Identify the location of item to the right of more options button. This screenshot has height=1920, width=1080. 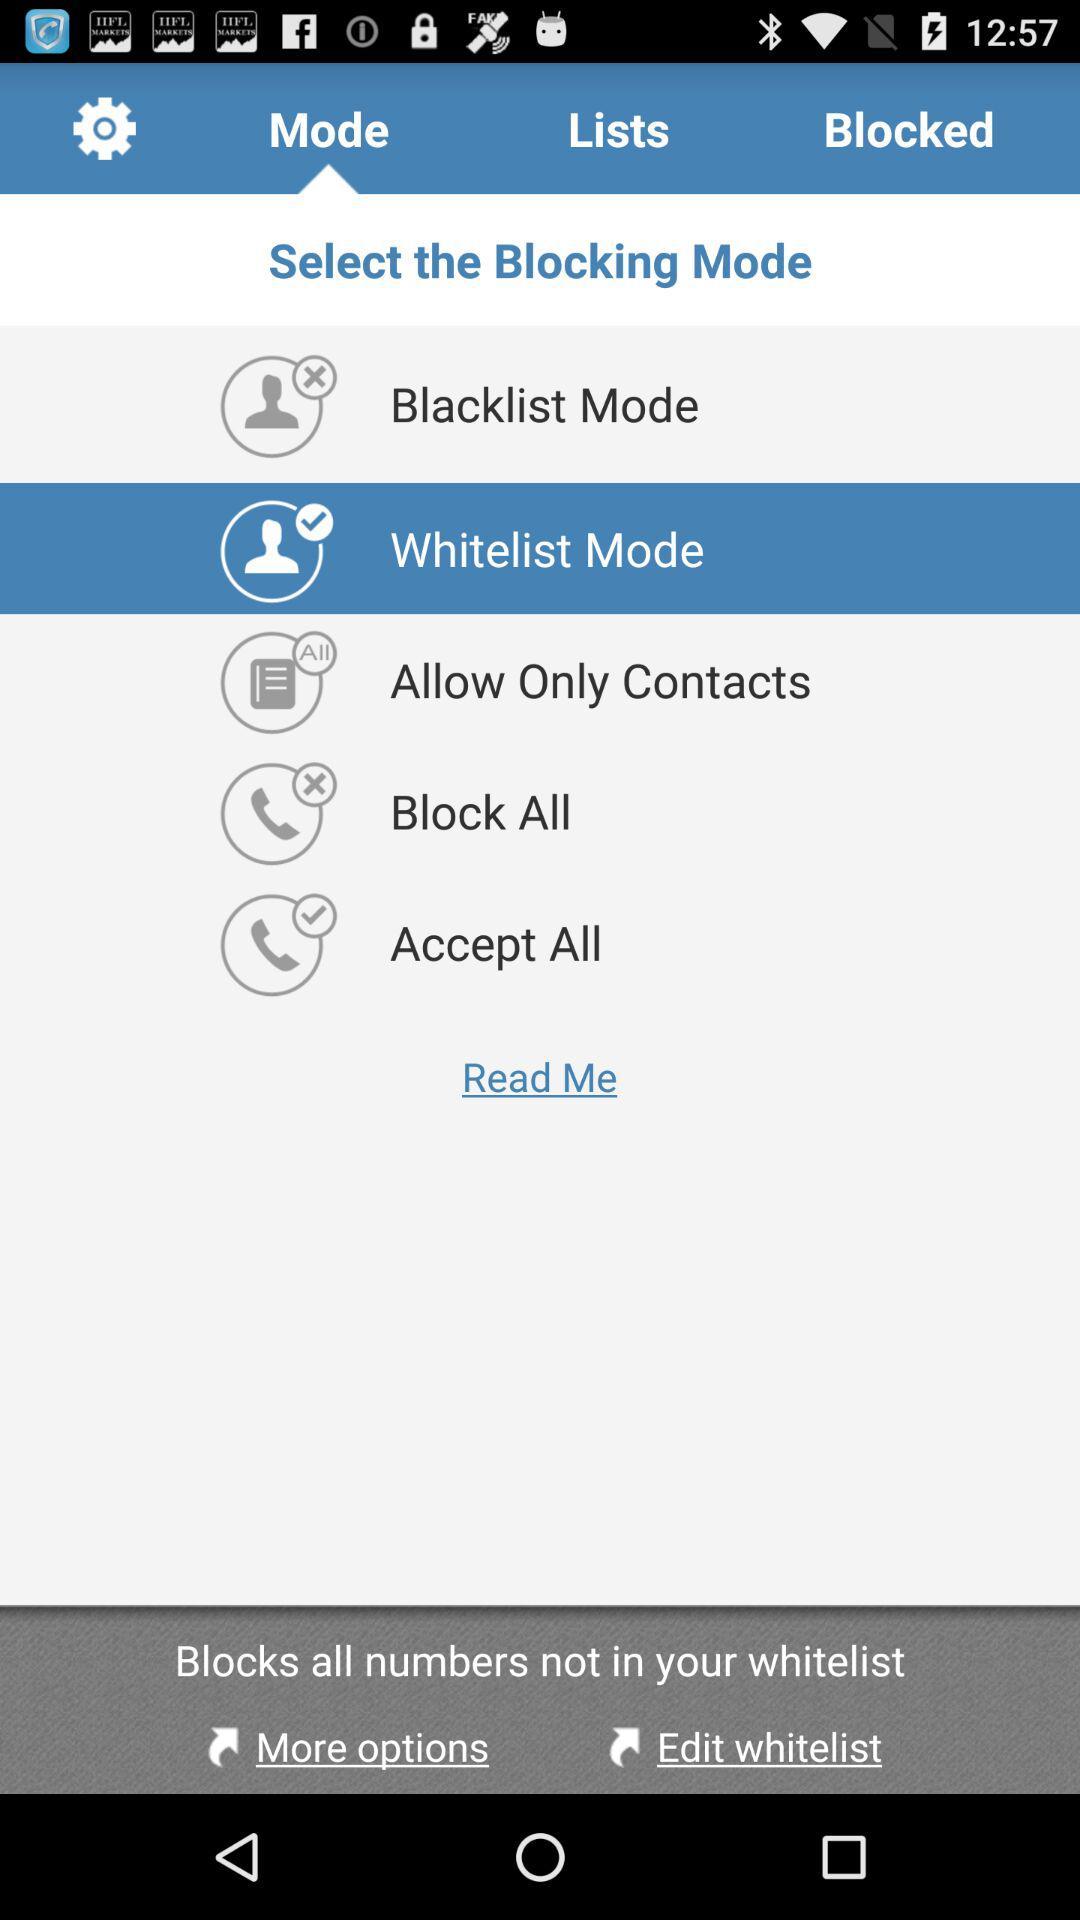
(740, 1745).